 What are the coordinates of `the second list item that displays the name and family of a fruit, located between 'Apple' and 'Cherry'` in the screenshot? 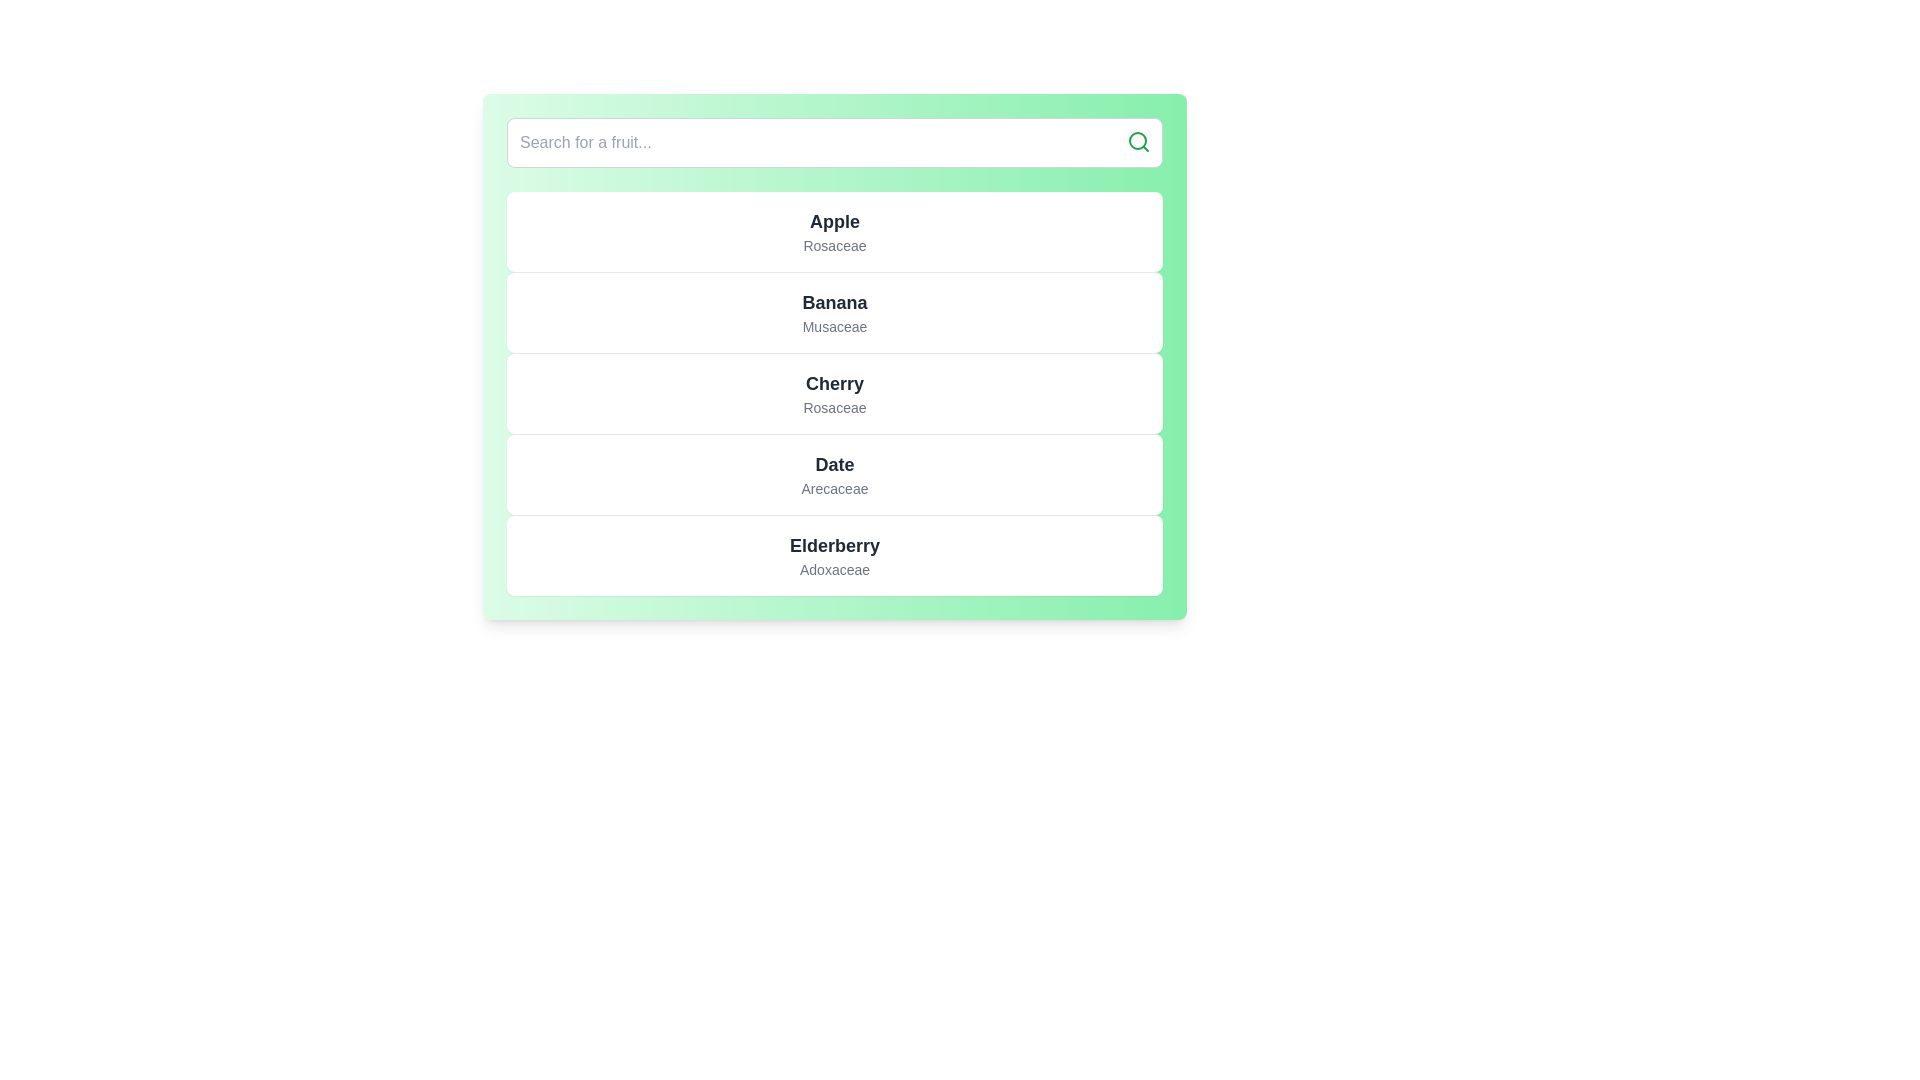 It's located at (835, 312).